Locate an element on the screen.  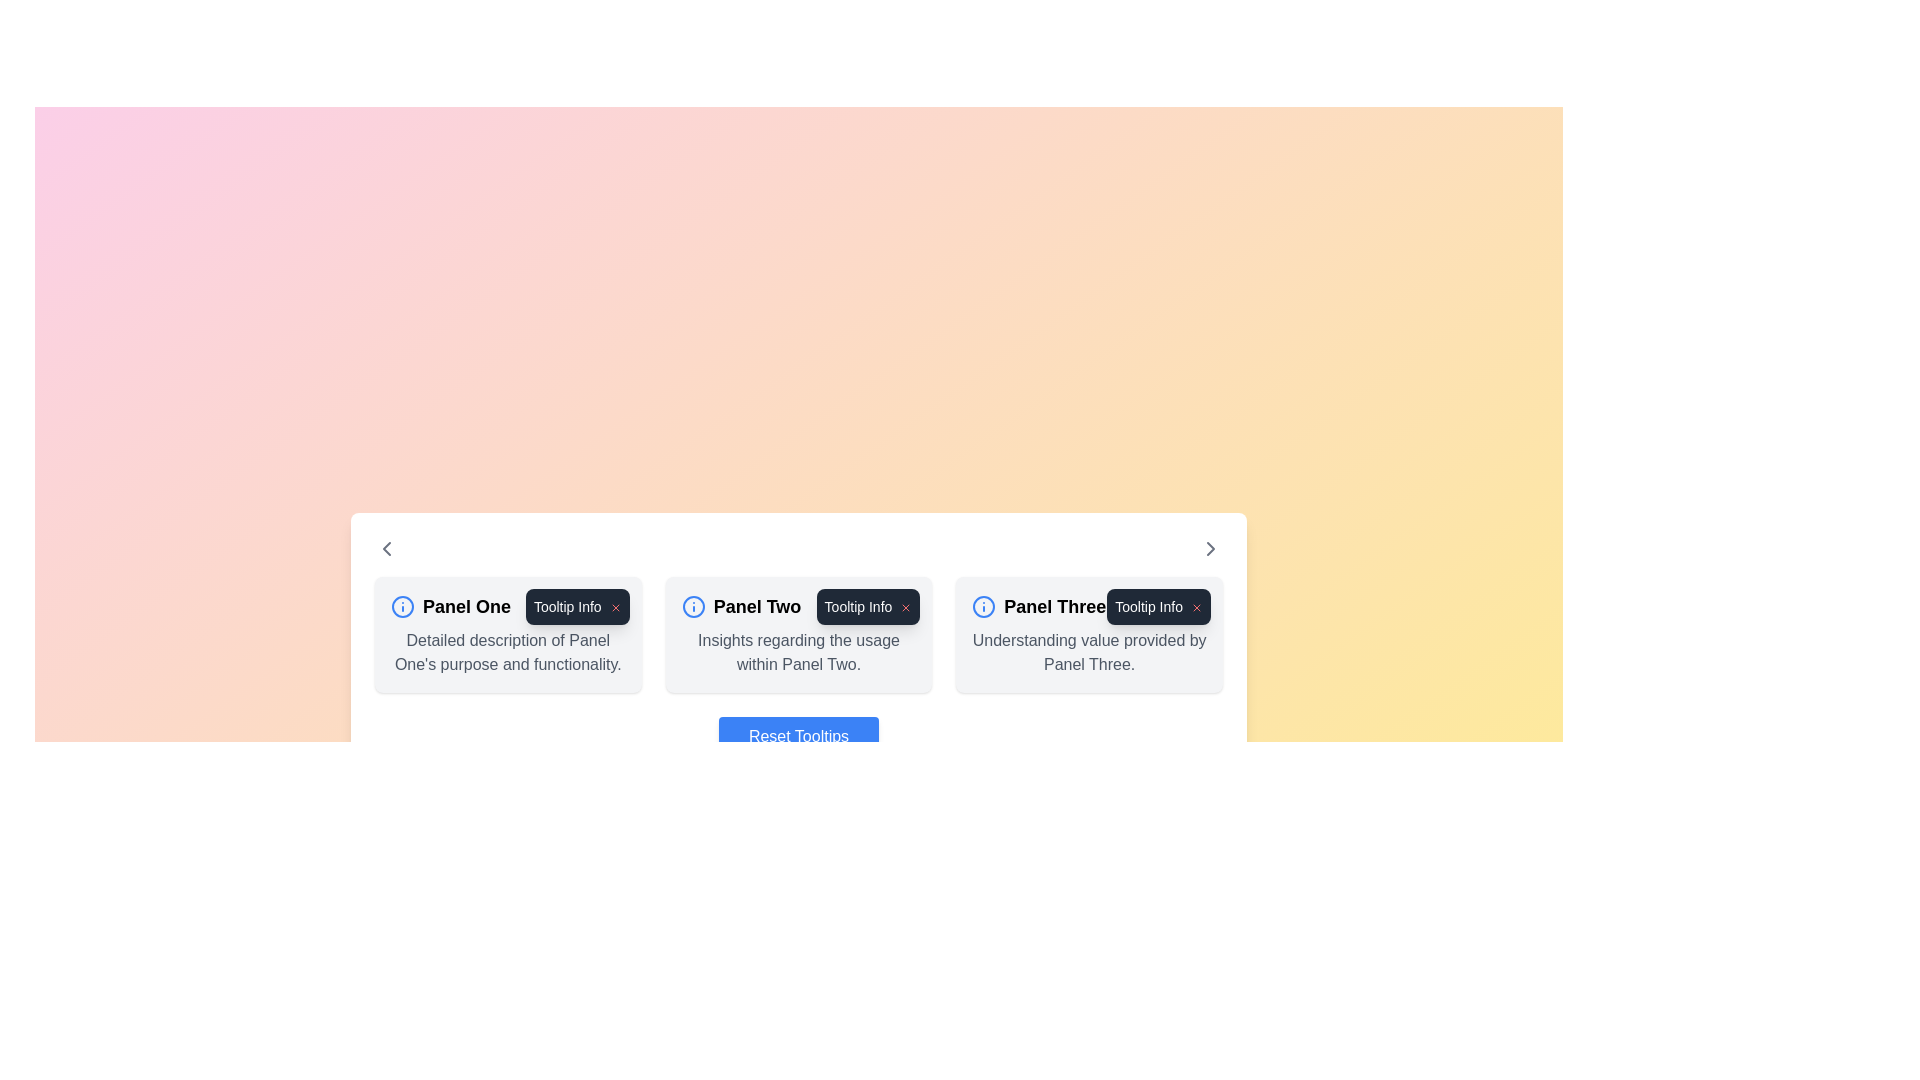
the right-pointing chevron SVG graphic, which serves as a navigation cue for the 'Next' button is located at coordinates (1209, 548).